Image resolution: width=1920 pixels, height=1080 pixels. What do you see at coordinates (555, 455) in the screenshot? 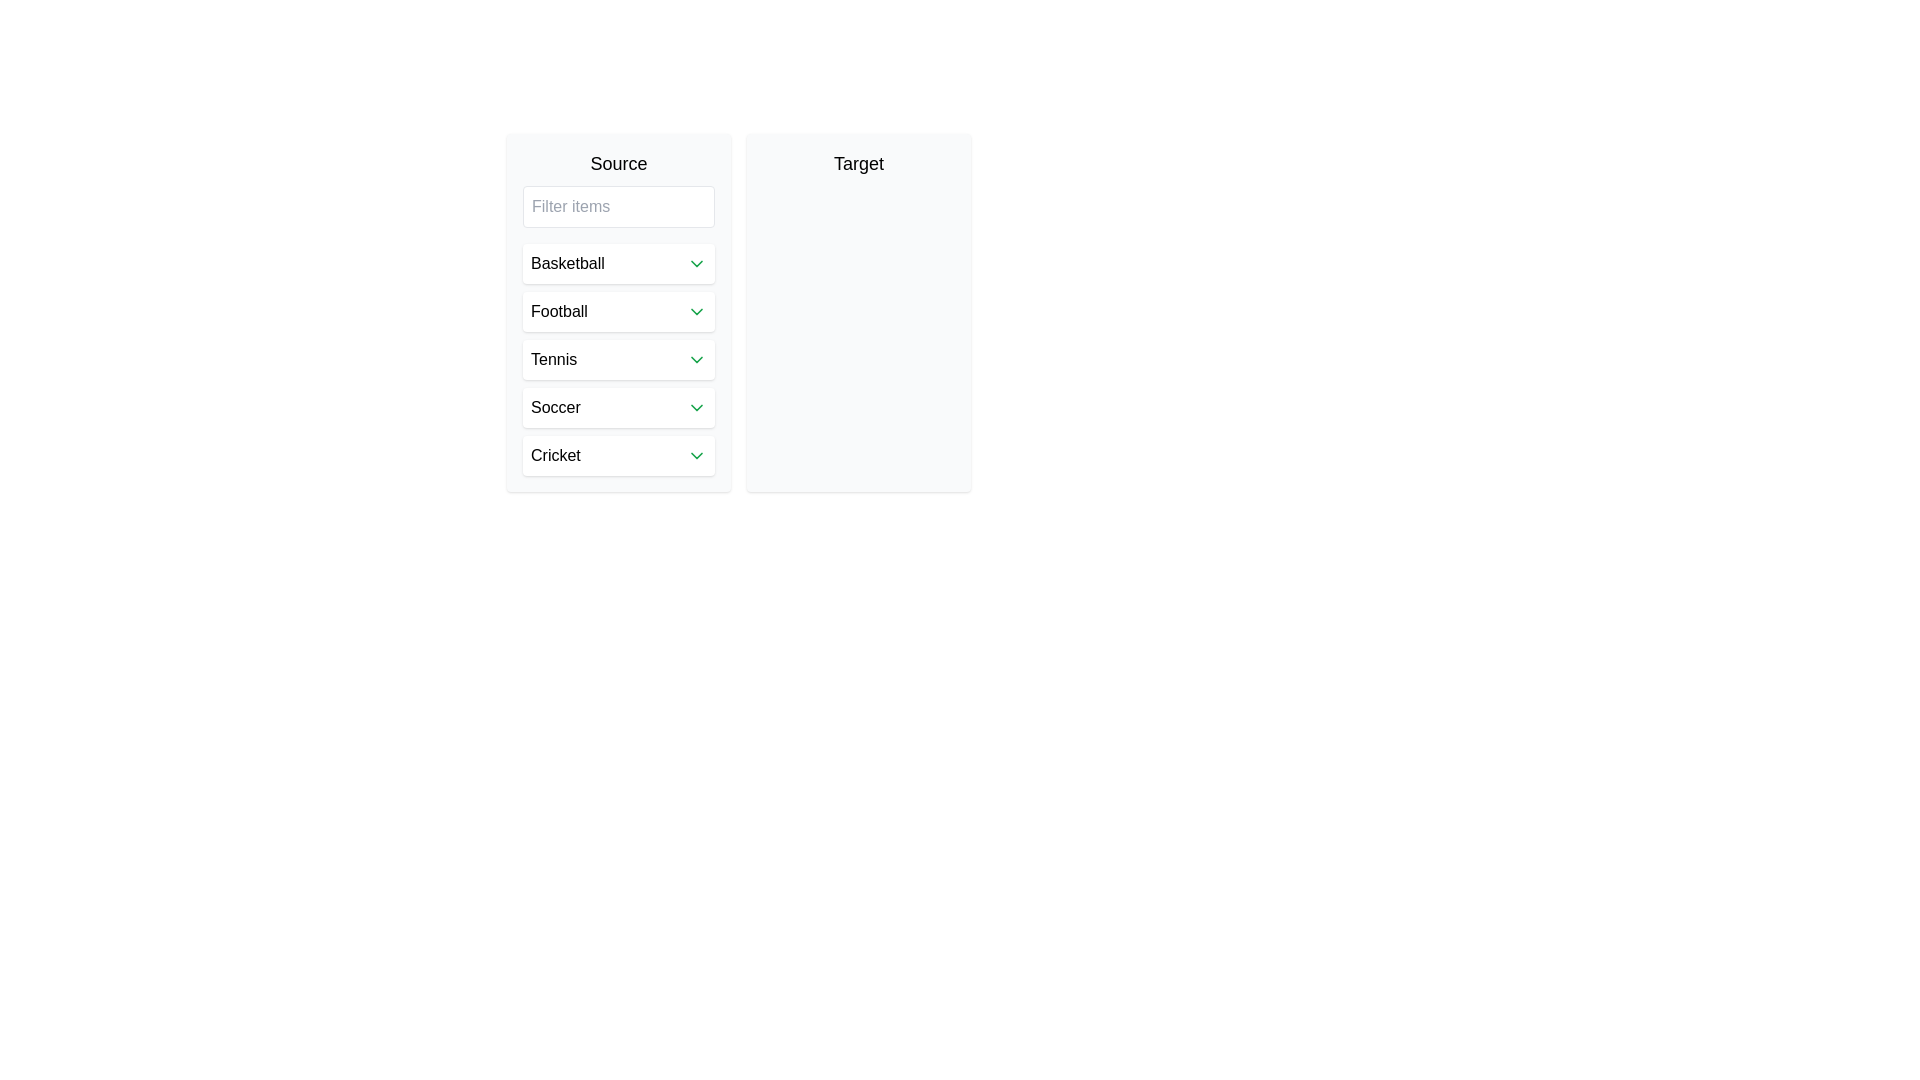
I see `the 'Cricket' text label, which is the last item in a list of sports options including 'Basketball' and 'Football'` at bounding box center [555, 455].